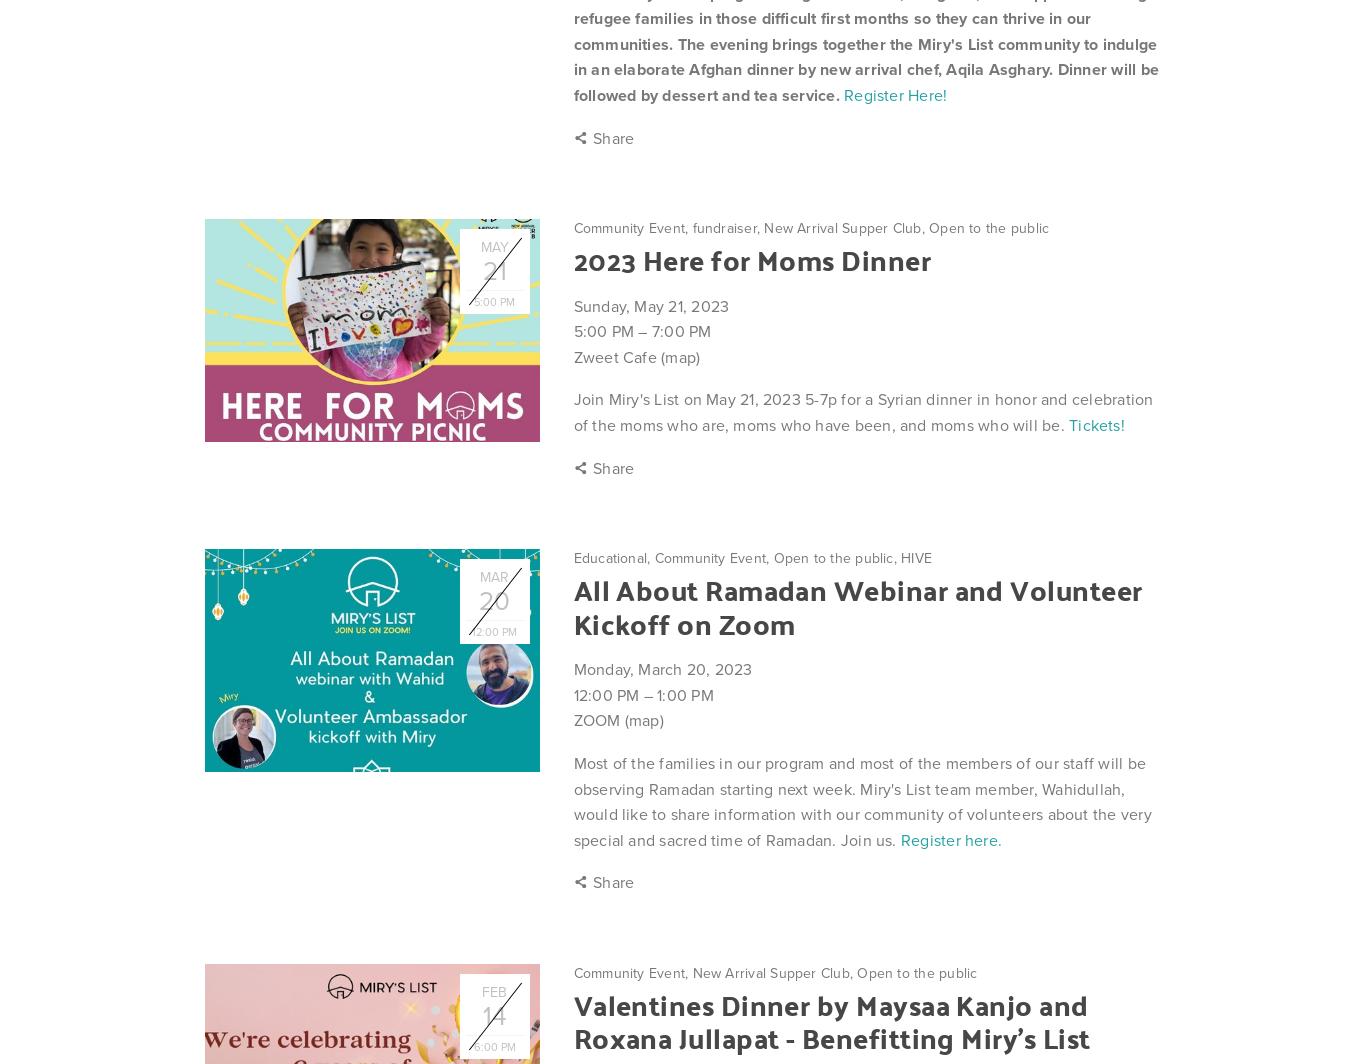 This screenshot has width=1366, height=1064. What do you see at coordinates (916, 558) in the screenshot?
I see `'HIVE'` at bounding box center [916, 558].